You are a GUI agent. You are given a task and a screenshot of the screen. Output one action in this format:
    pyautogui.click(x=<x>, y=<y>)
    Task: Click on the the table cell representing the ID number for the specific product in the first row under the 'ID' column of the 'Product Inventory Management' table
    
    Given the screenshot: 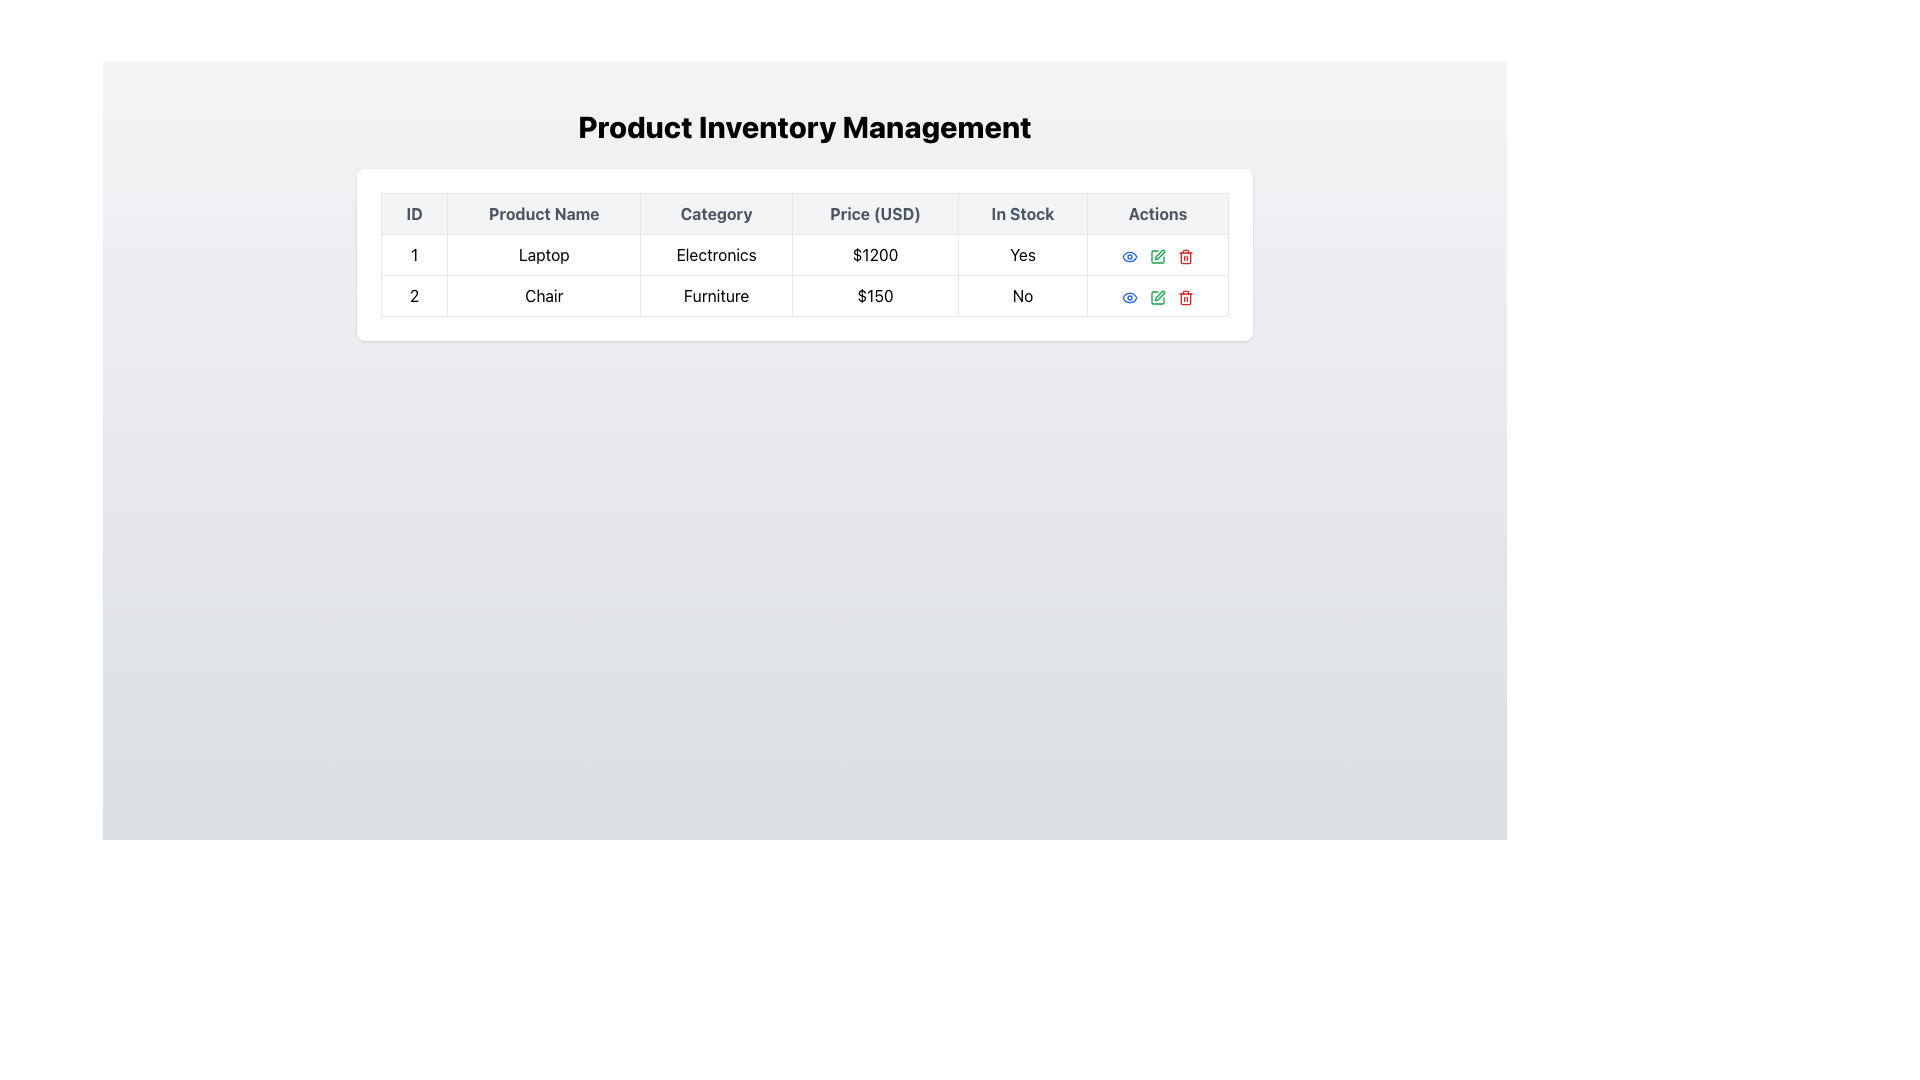 What is the action you would take?
    pyautogui.click(x=413, y=253)
    